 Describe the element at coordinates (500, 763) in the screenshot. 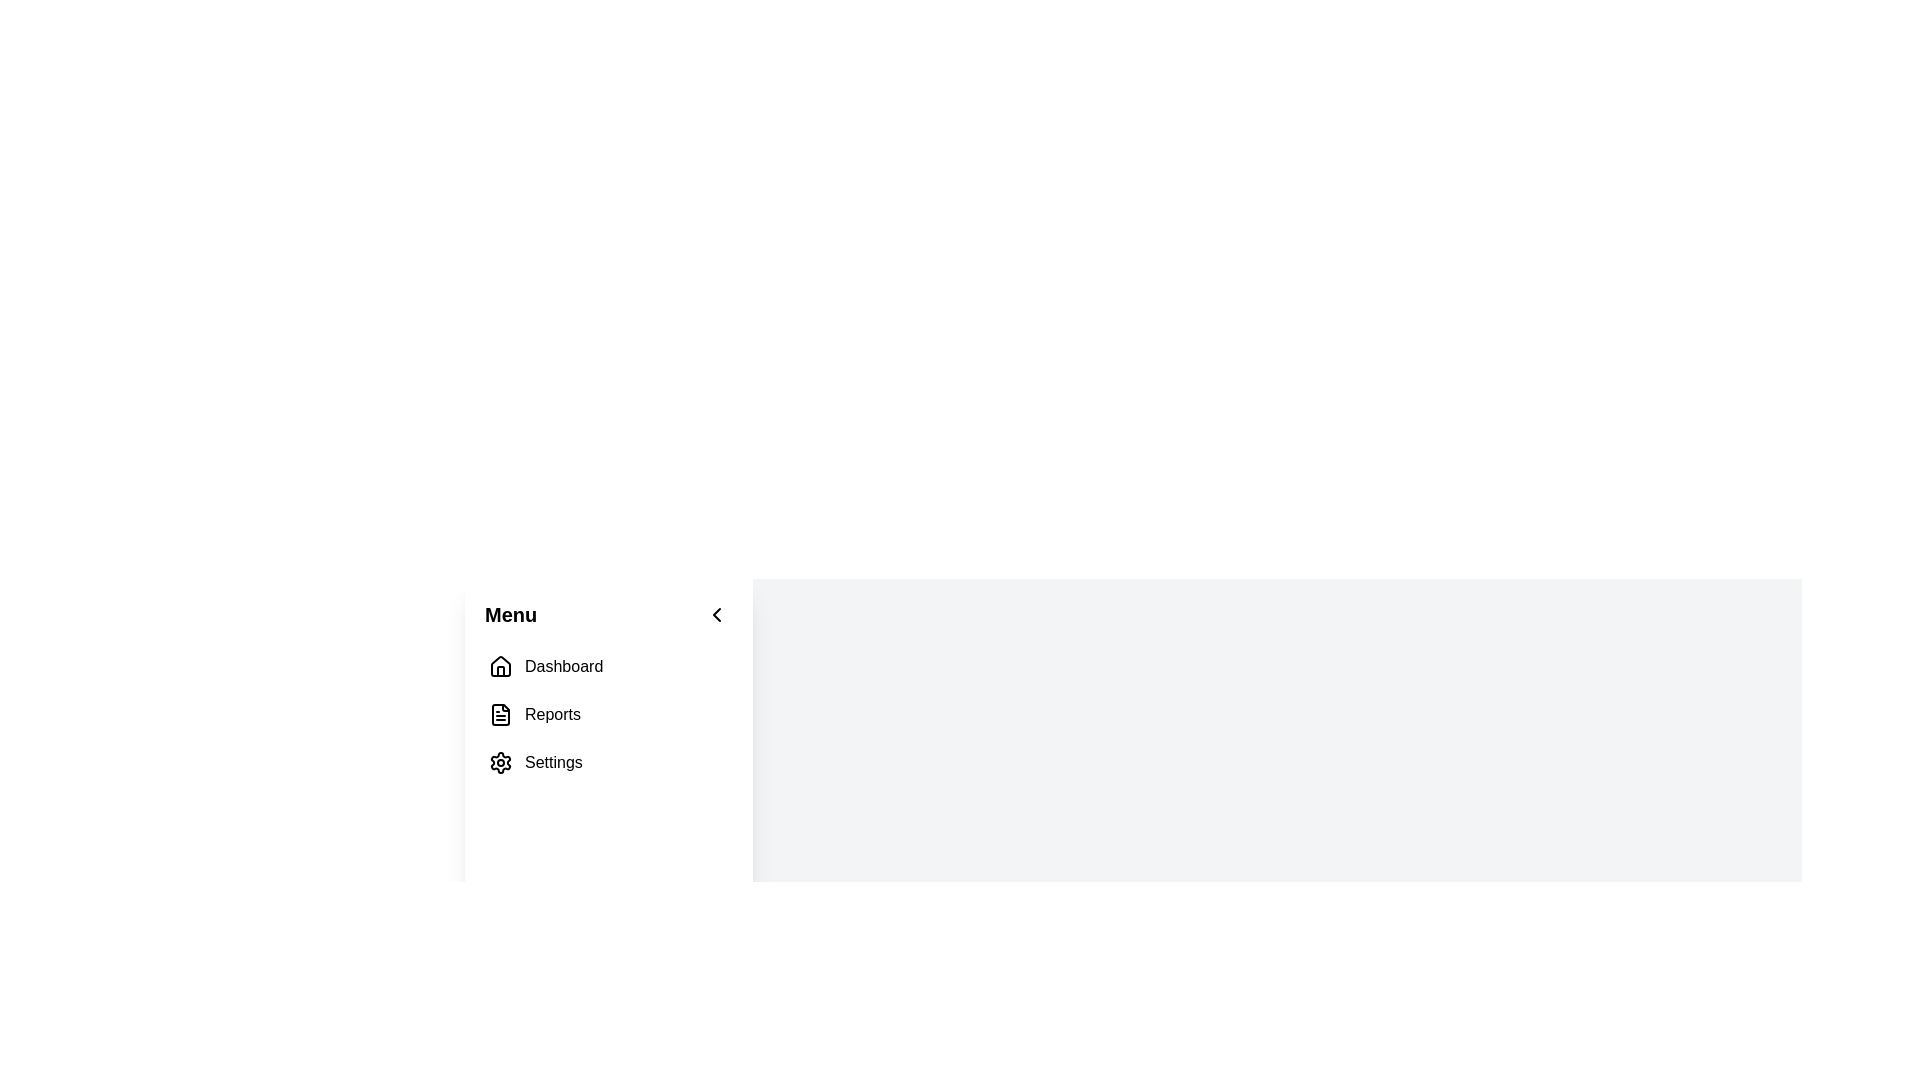

I see `the gear-shaped settings icon in the left-hand sidebar` at that location.